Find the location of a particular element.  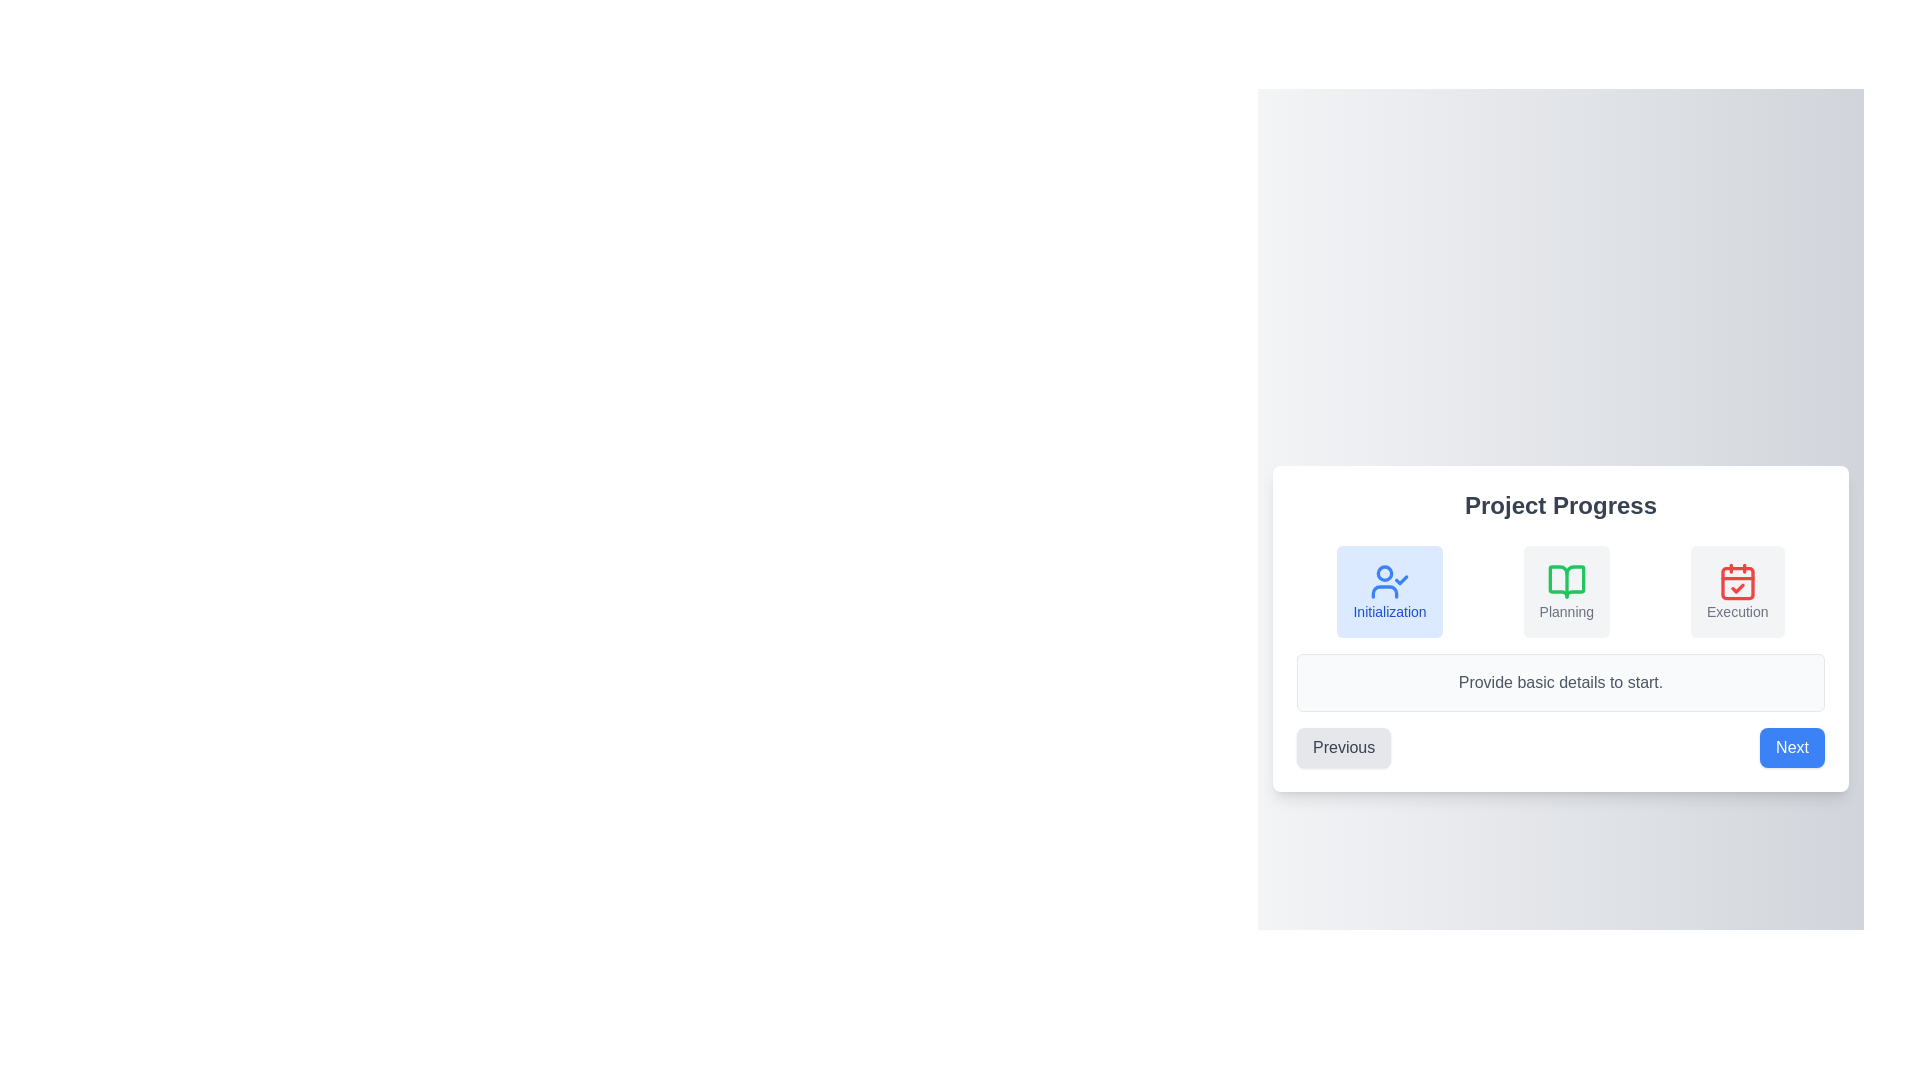

the Previous button to navigate through the steps is located at coordinates (1344, 748).